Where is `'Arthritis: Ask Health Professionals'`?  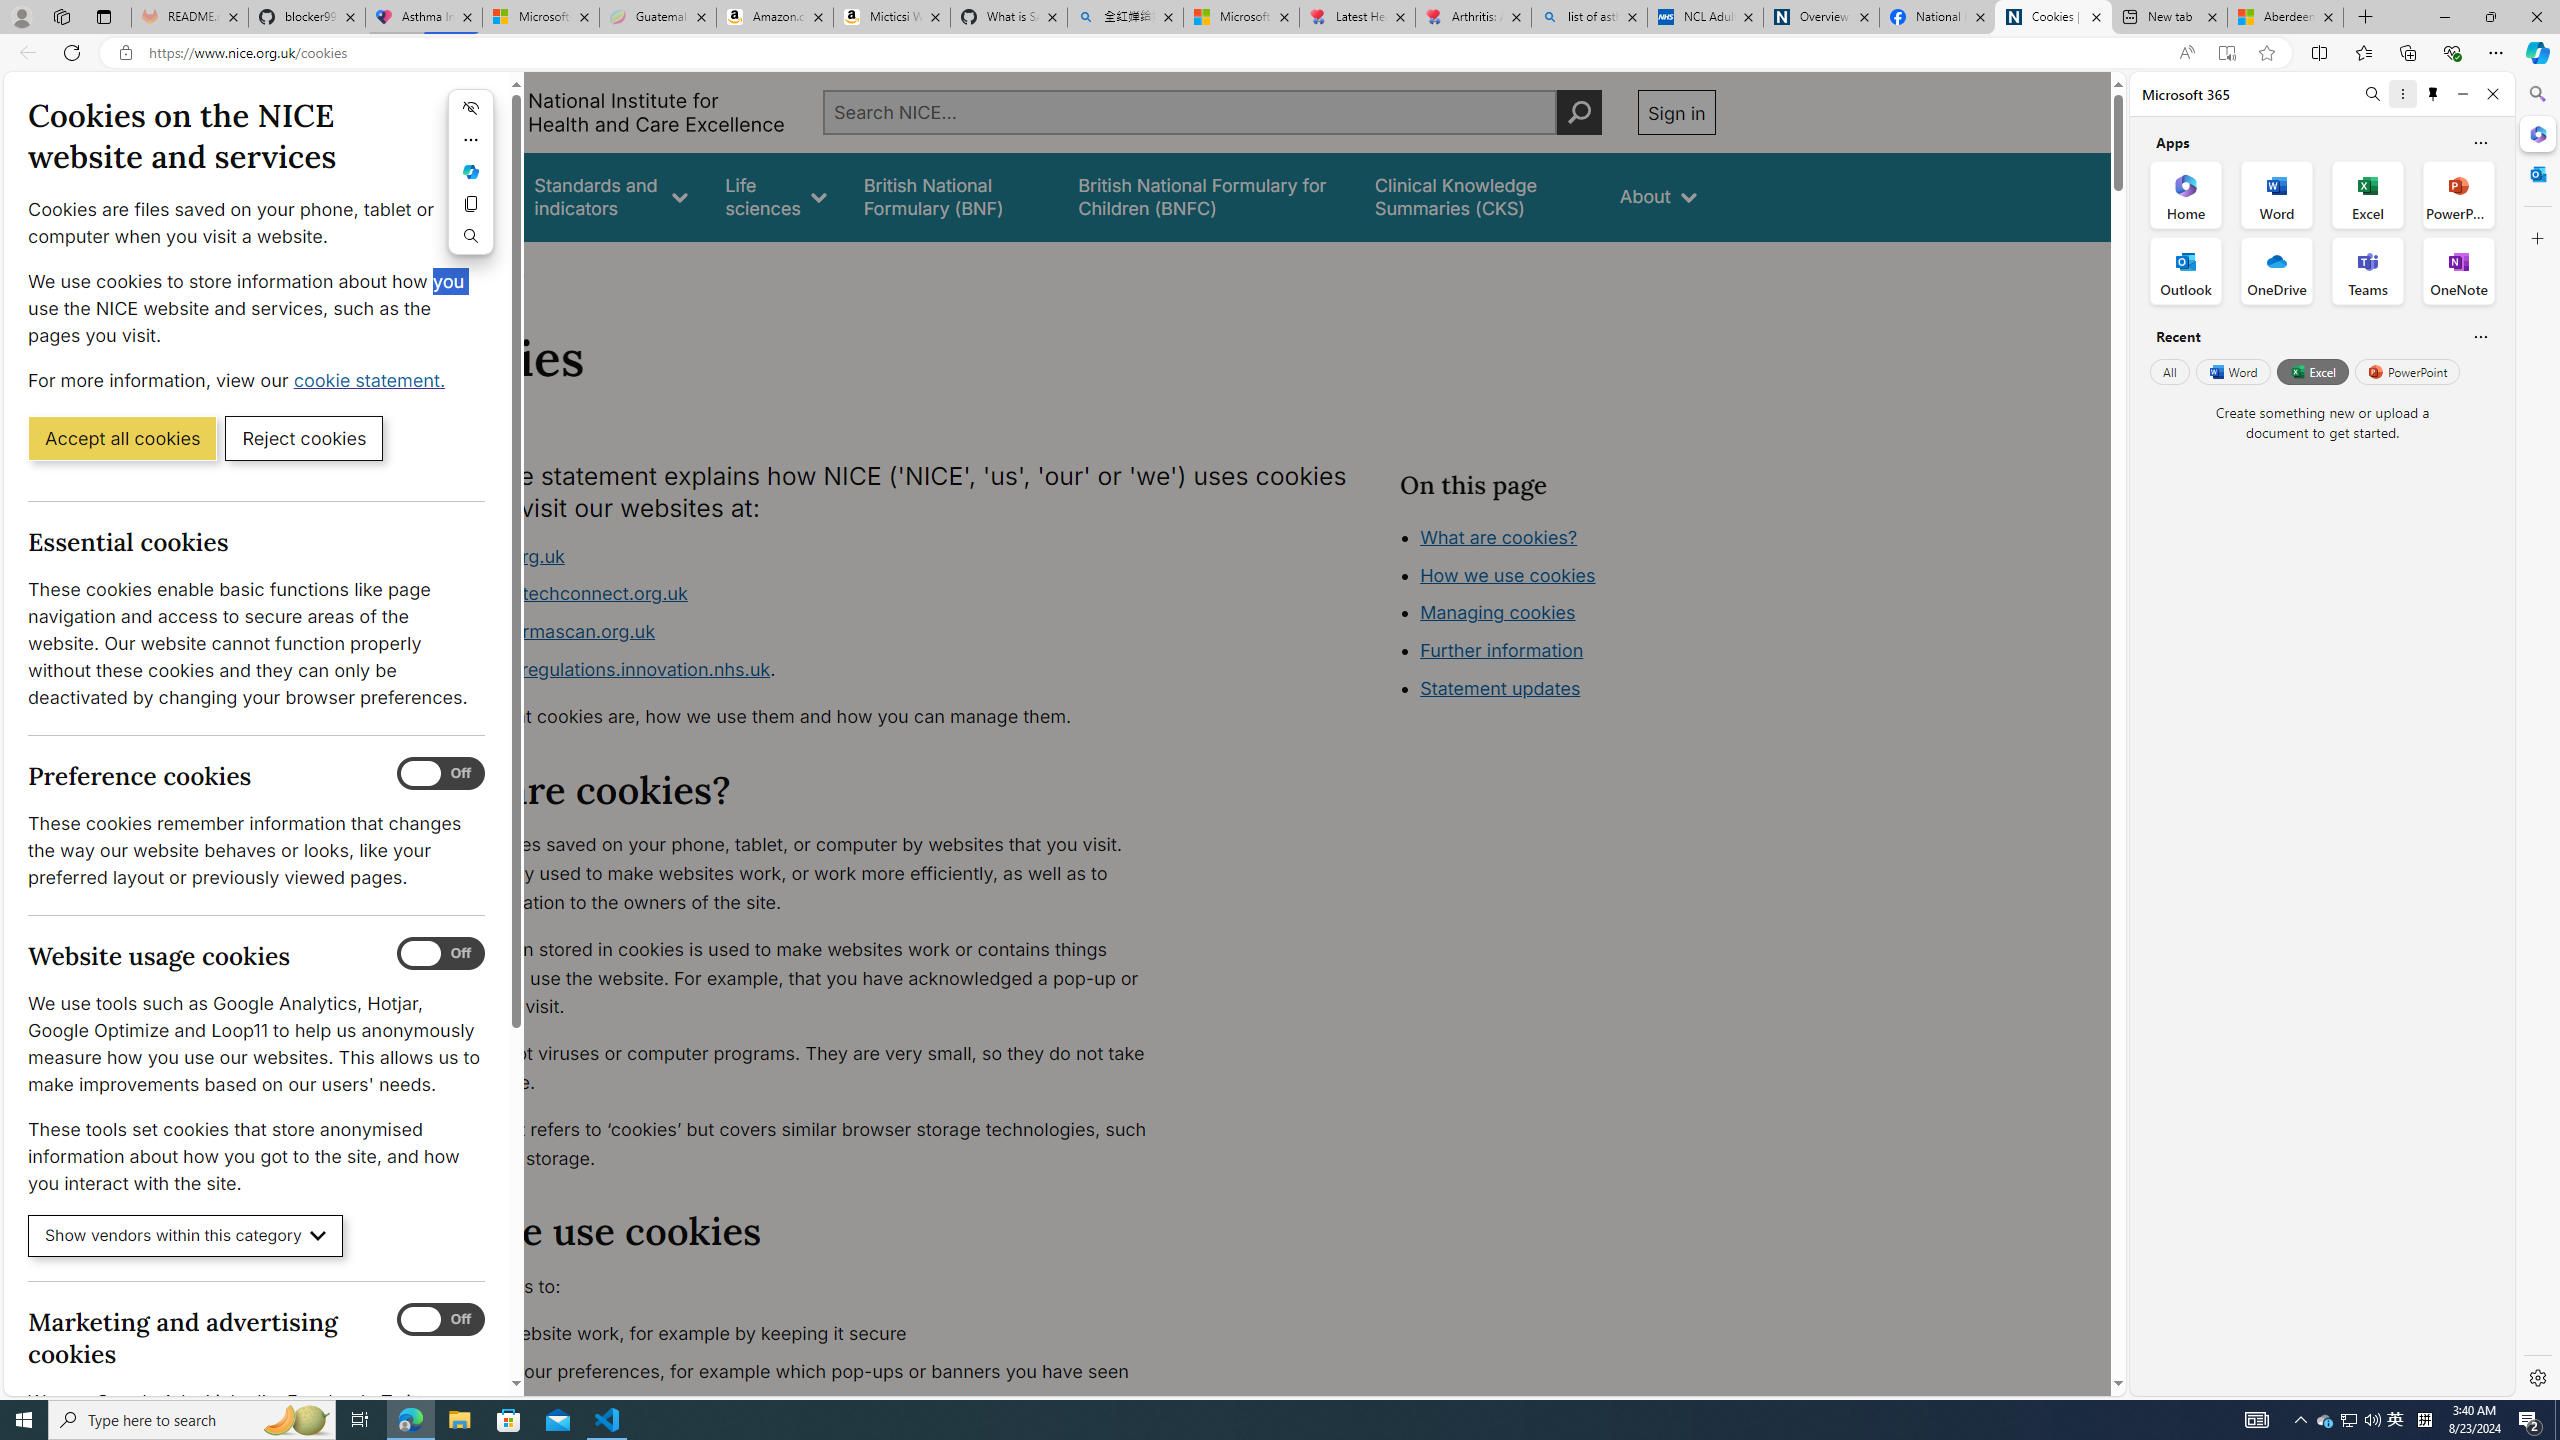 'Arthritis: Ask Health Professionals' is located at coordinates (1473, 16).